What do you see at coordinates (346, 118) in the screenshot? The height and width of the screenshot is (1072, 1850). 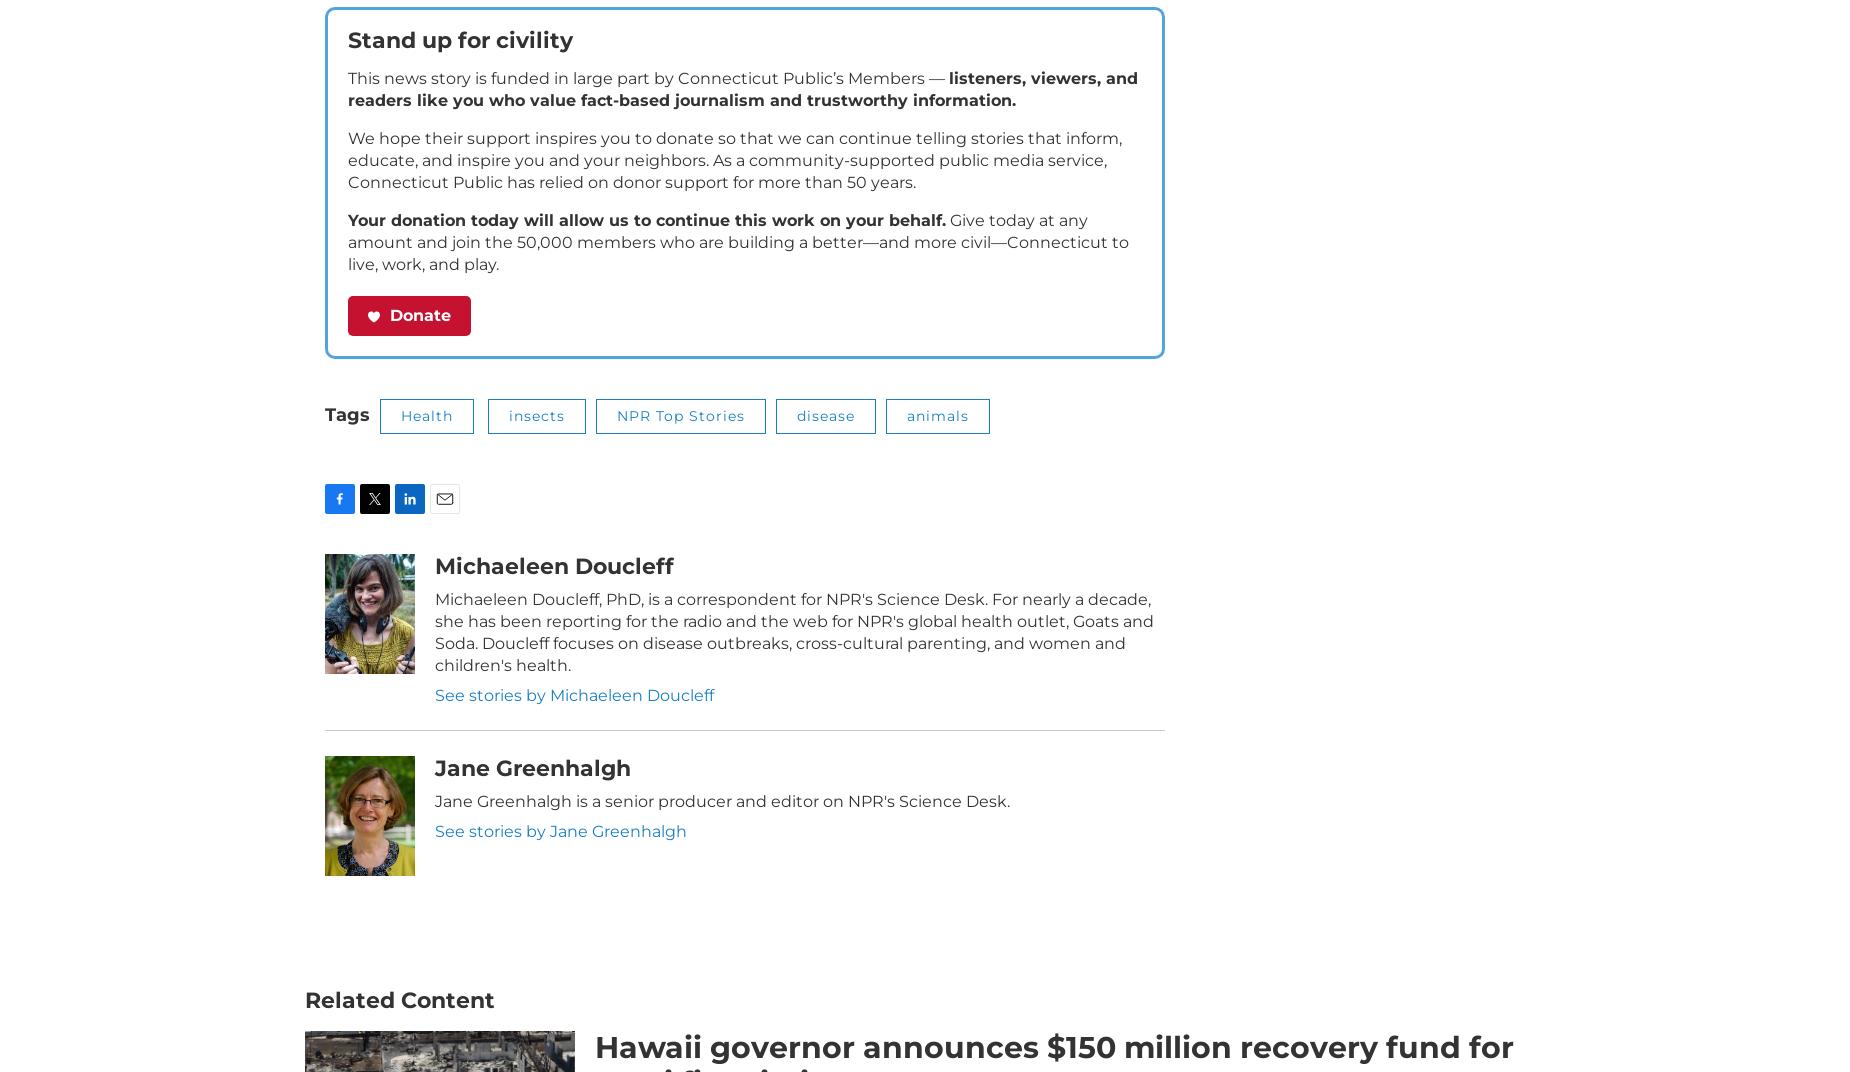 I see `'listeners, viewers, and readers like you who value fact-based journalism and trustworthy information.'` at bounding box center [346, 118].